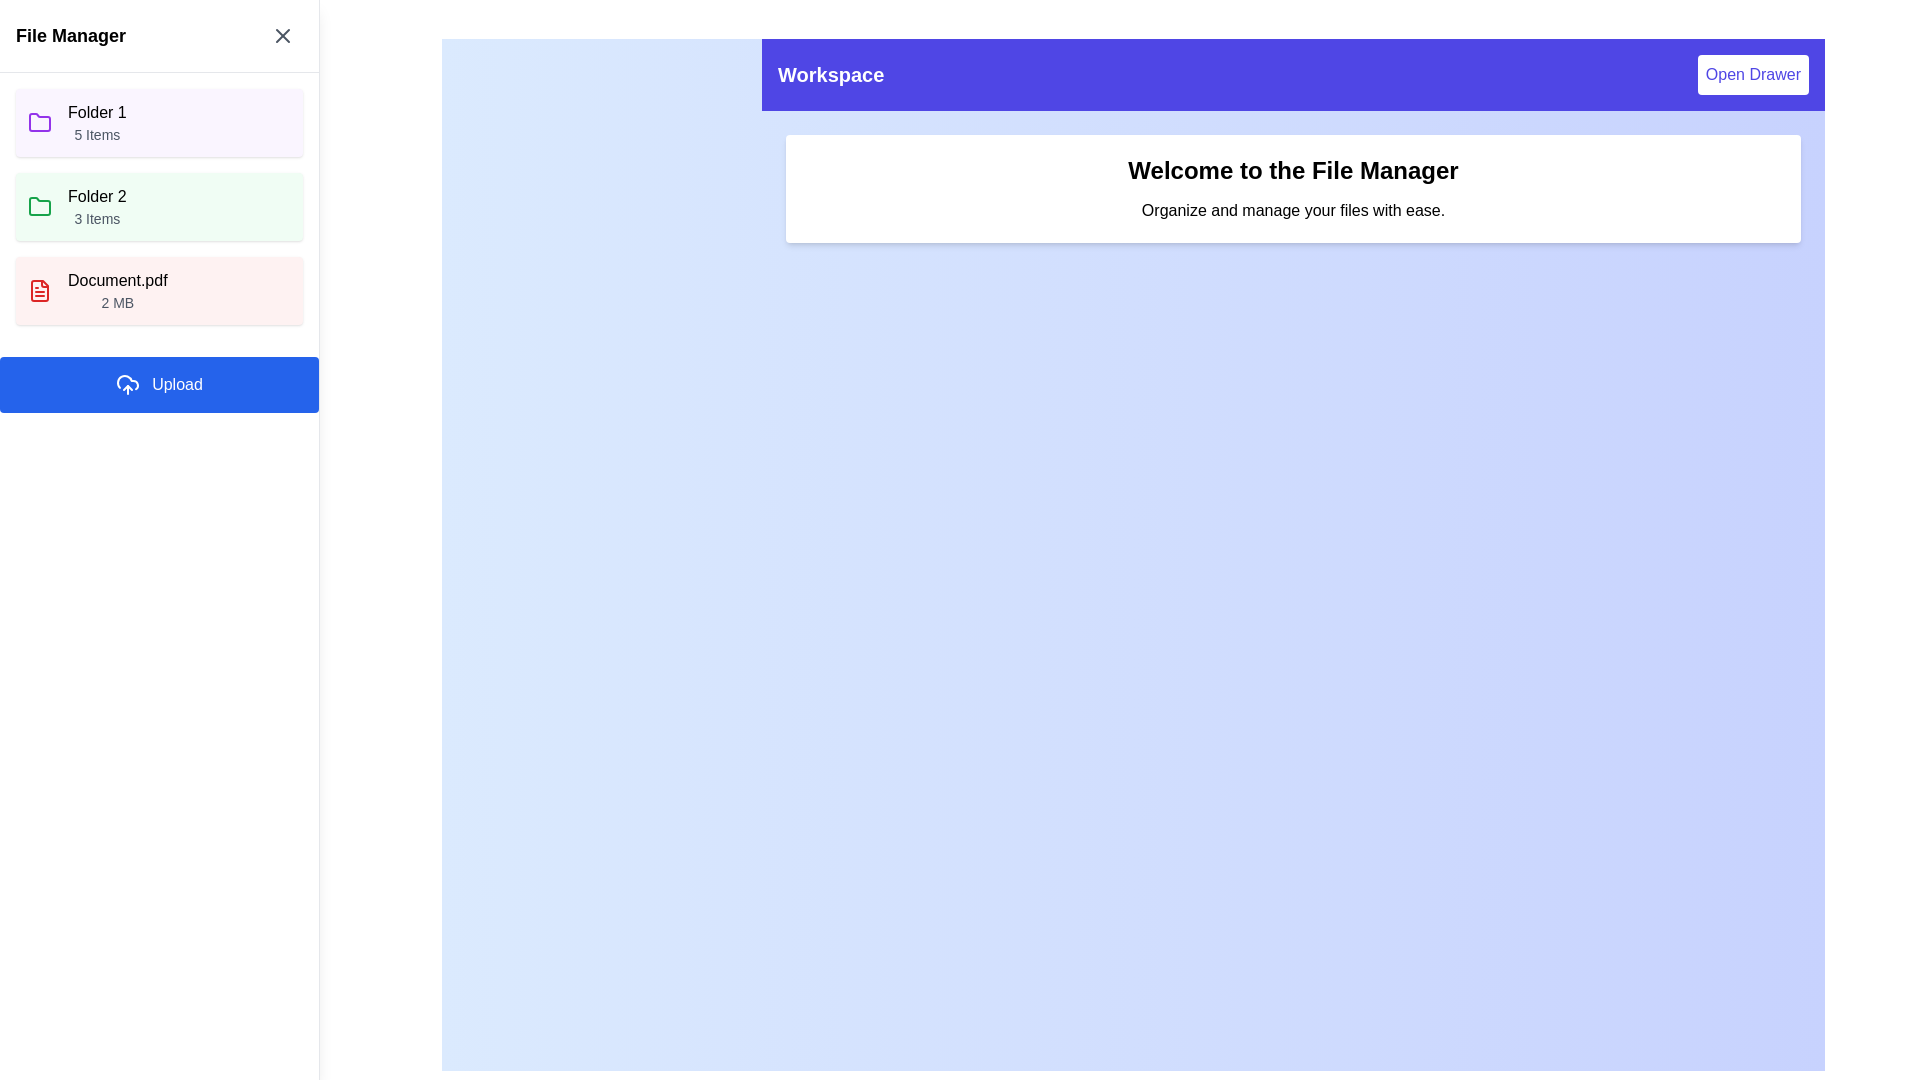 The image size is (1920, 1080). Describe the element at coordinates (95, 196) in the screenshot. I see `the text label for the folder` at that location.